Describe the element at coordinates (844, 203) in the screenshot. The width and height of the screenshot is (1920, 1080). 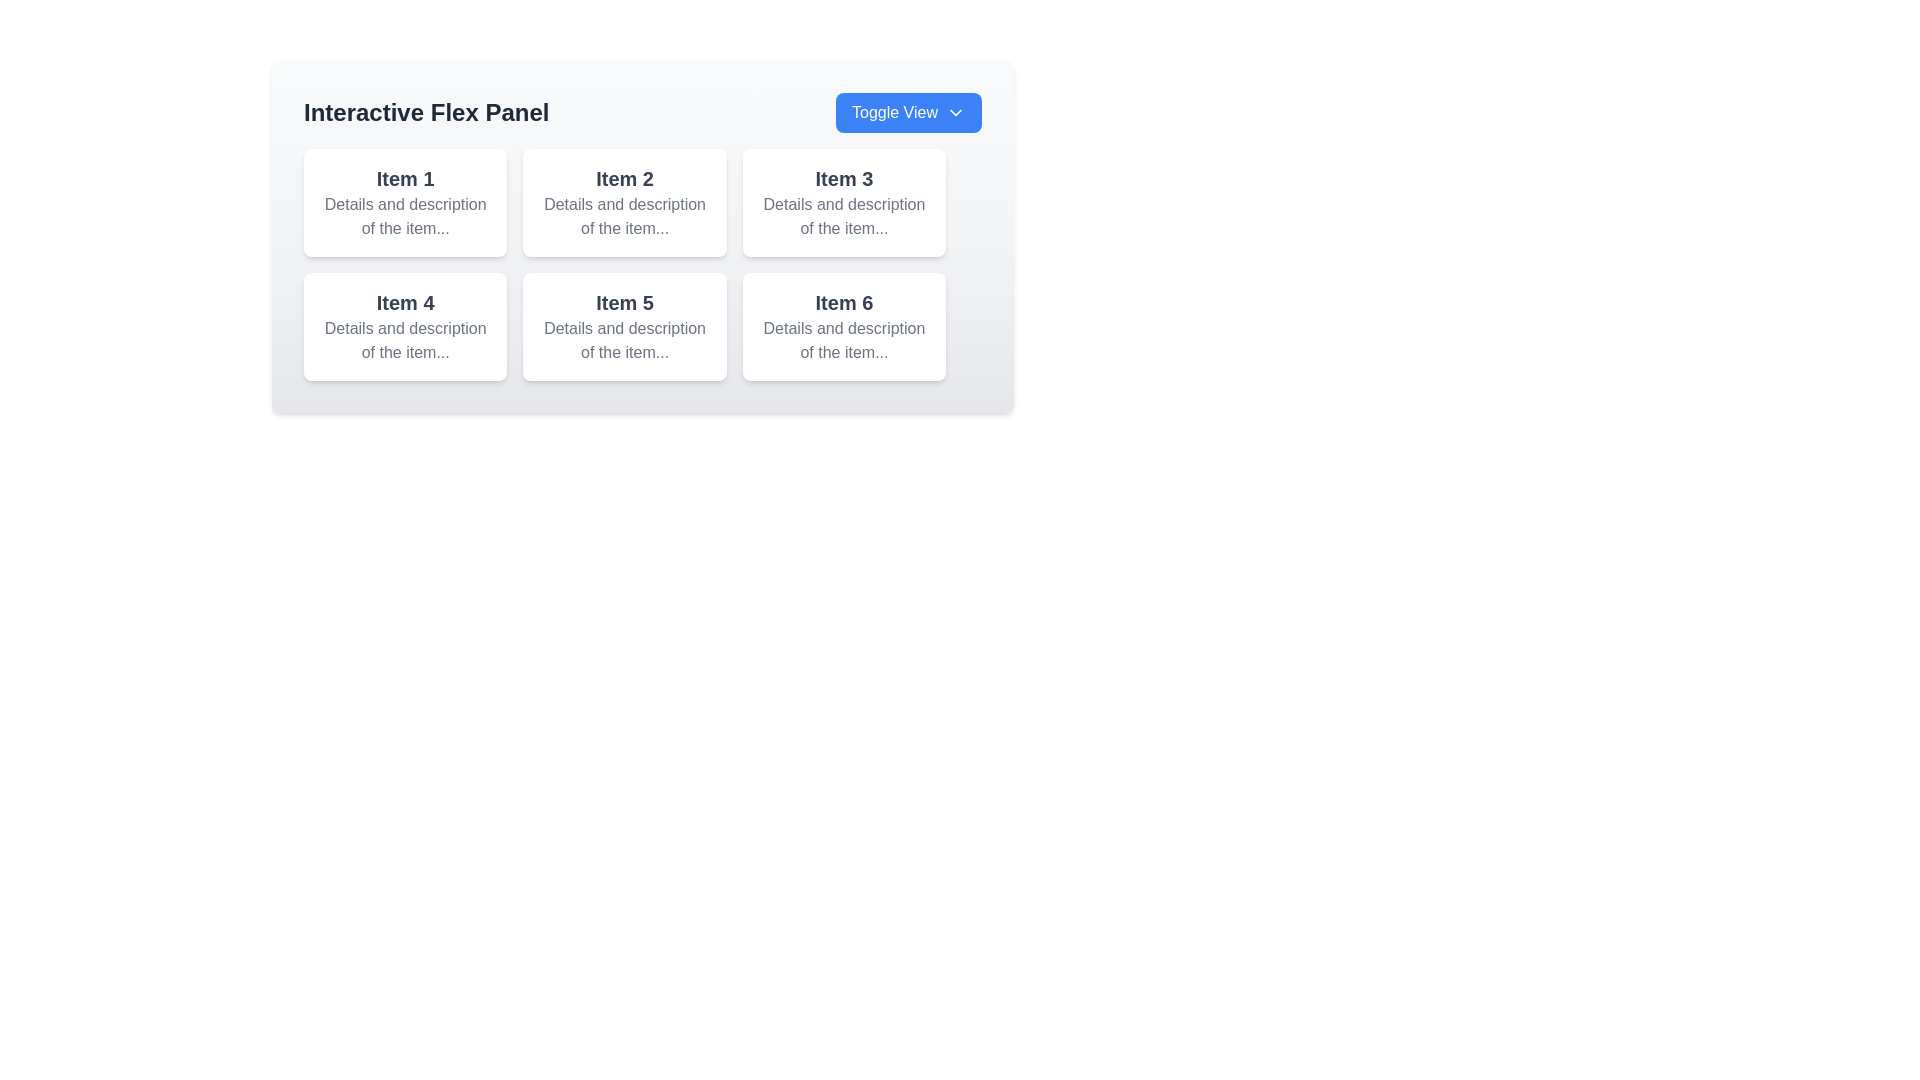
I see `the card with a white background and bold heading 'Item 3', which is the third card from the left in the top row of a grid` at that location.